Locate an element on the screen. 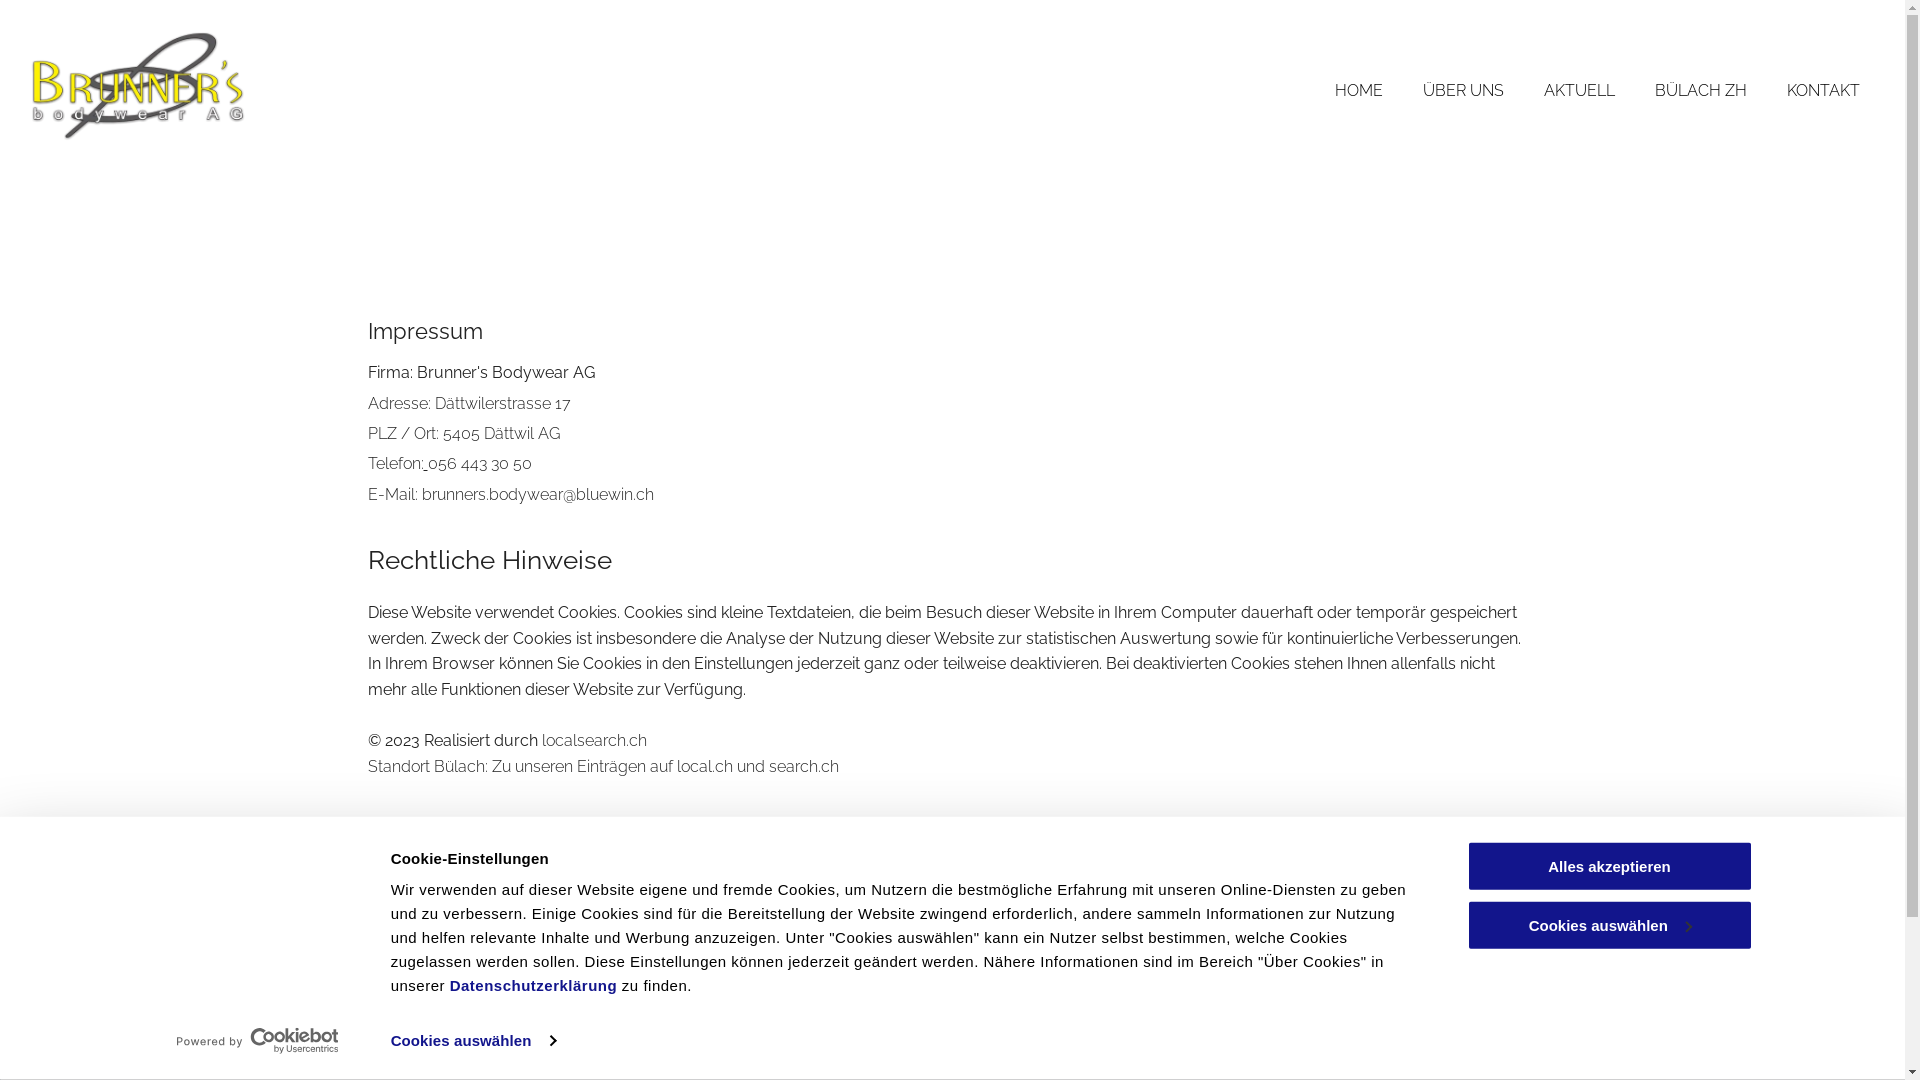 This screenshot has width=1920, height=1080. '056 443 30 50' is located at coordinates (480, 463).